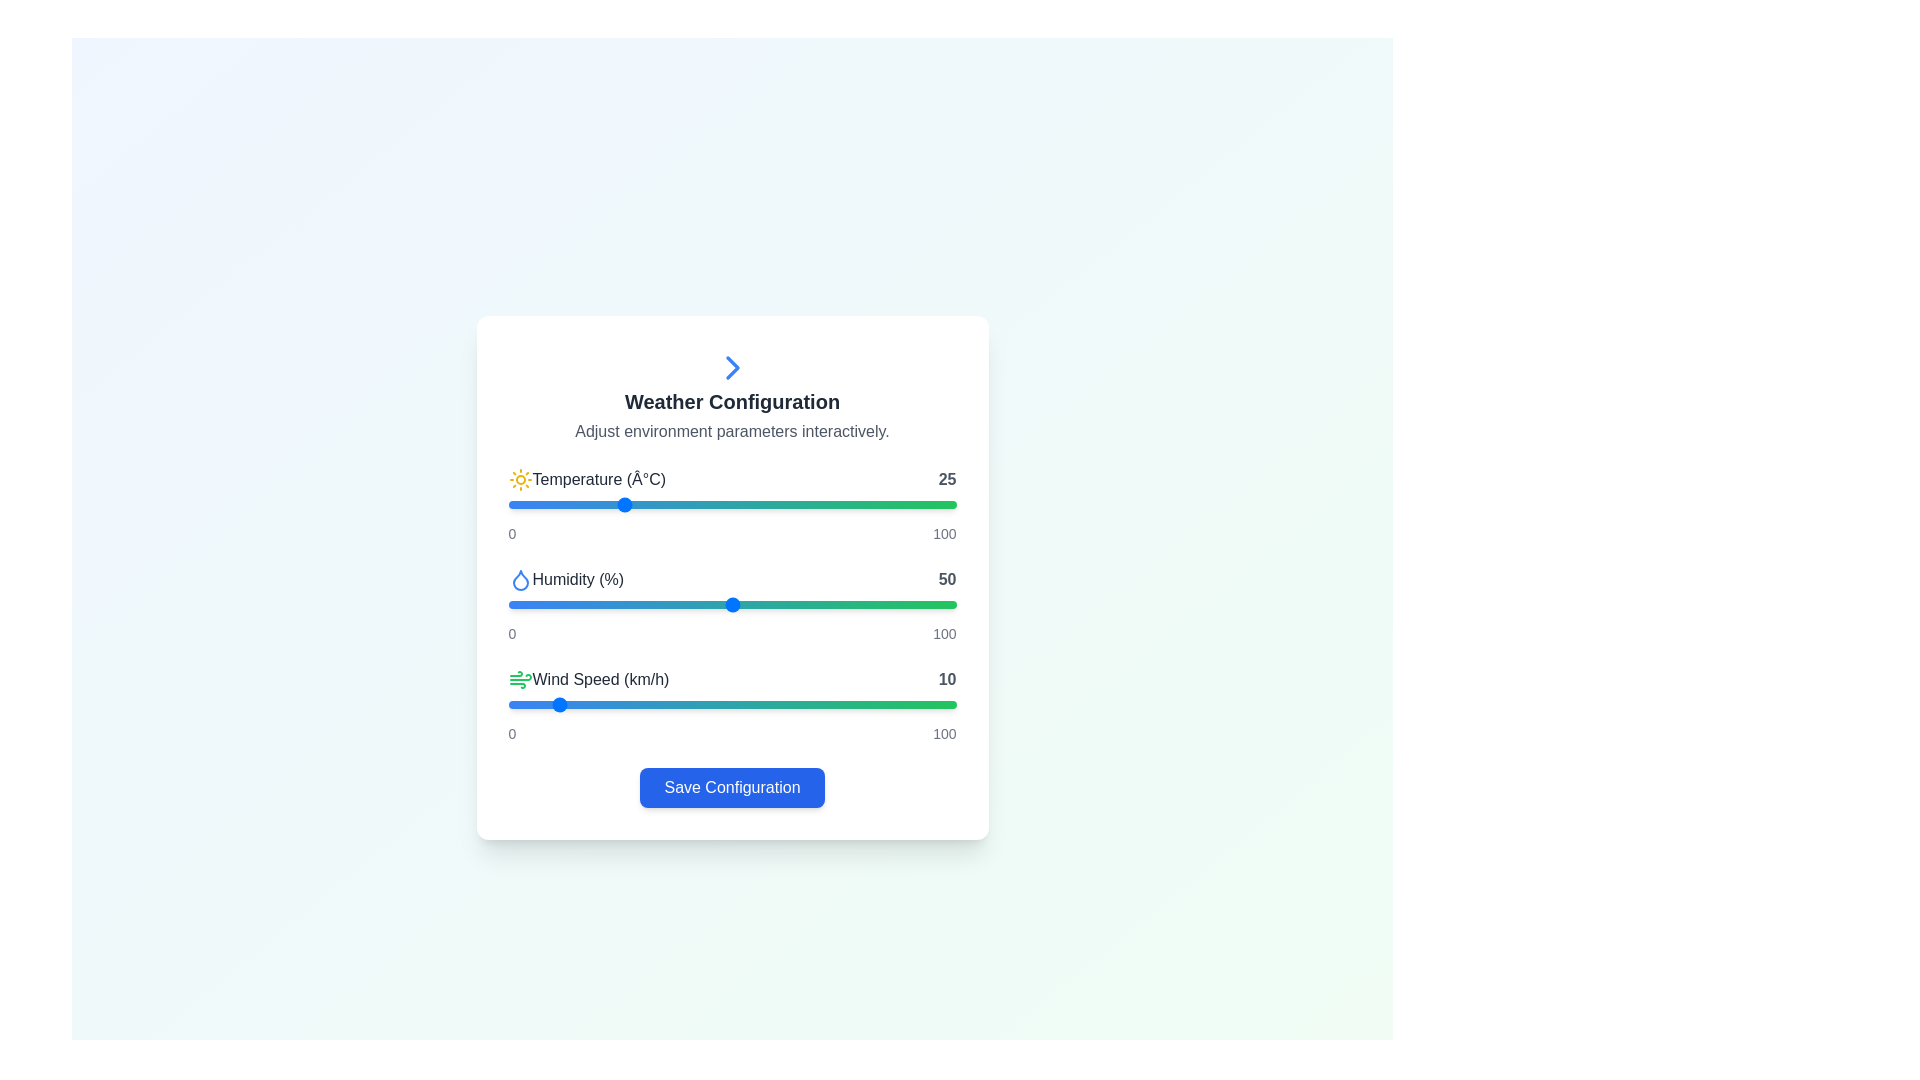 The height and width of the screenshot is (1080, 1920). I want to click on the slider value, so click(942, 604).